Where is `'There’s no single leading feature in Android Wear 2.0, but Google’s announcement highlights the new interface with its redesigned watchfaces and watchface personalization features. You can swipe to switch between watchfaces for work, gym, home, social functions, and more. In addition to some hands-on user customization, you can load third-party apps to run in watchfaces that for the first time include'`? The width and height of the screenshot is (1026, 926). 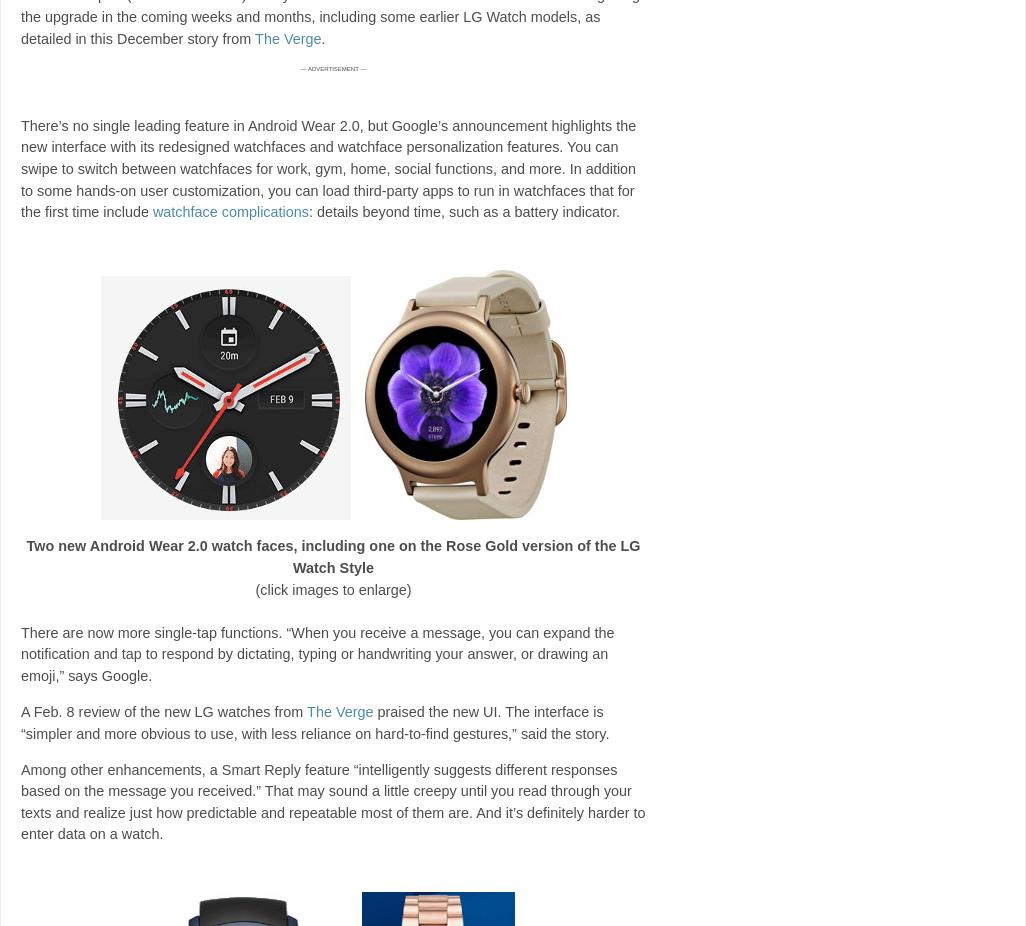 'There’s no single leading feature in Android Wear 2.0, but Google’s announcement highlights the new interface with its redesigned watchfaces and watchface personalization features. You can swipe to switch between watchfaces for work, gym, home, social functions, and more. In addition to some hands-on user customization, you can load third-party apps to run in watchfaces that for the first time include' is located at coordinates (328, 167).